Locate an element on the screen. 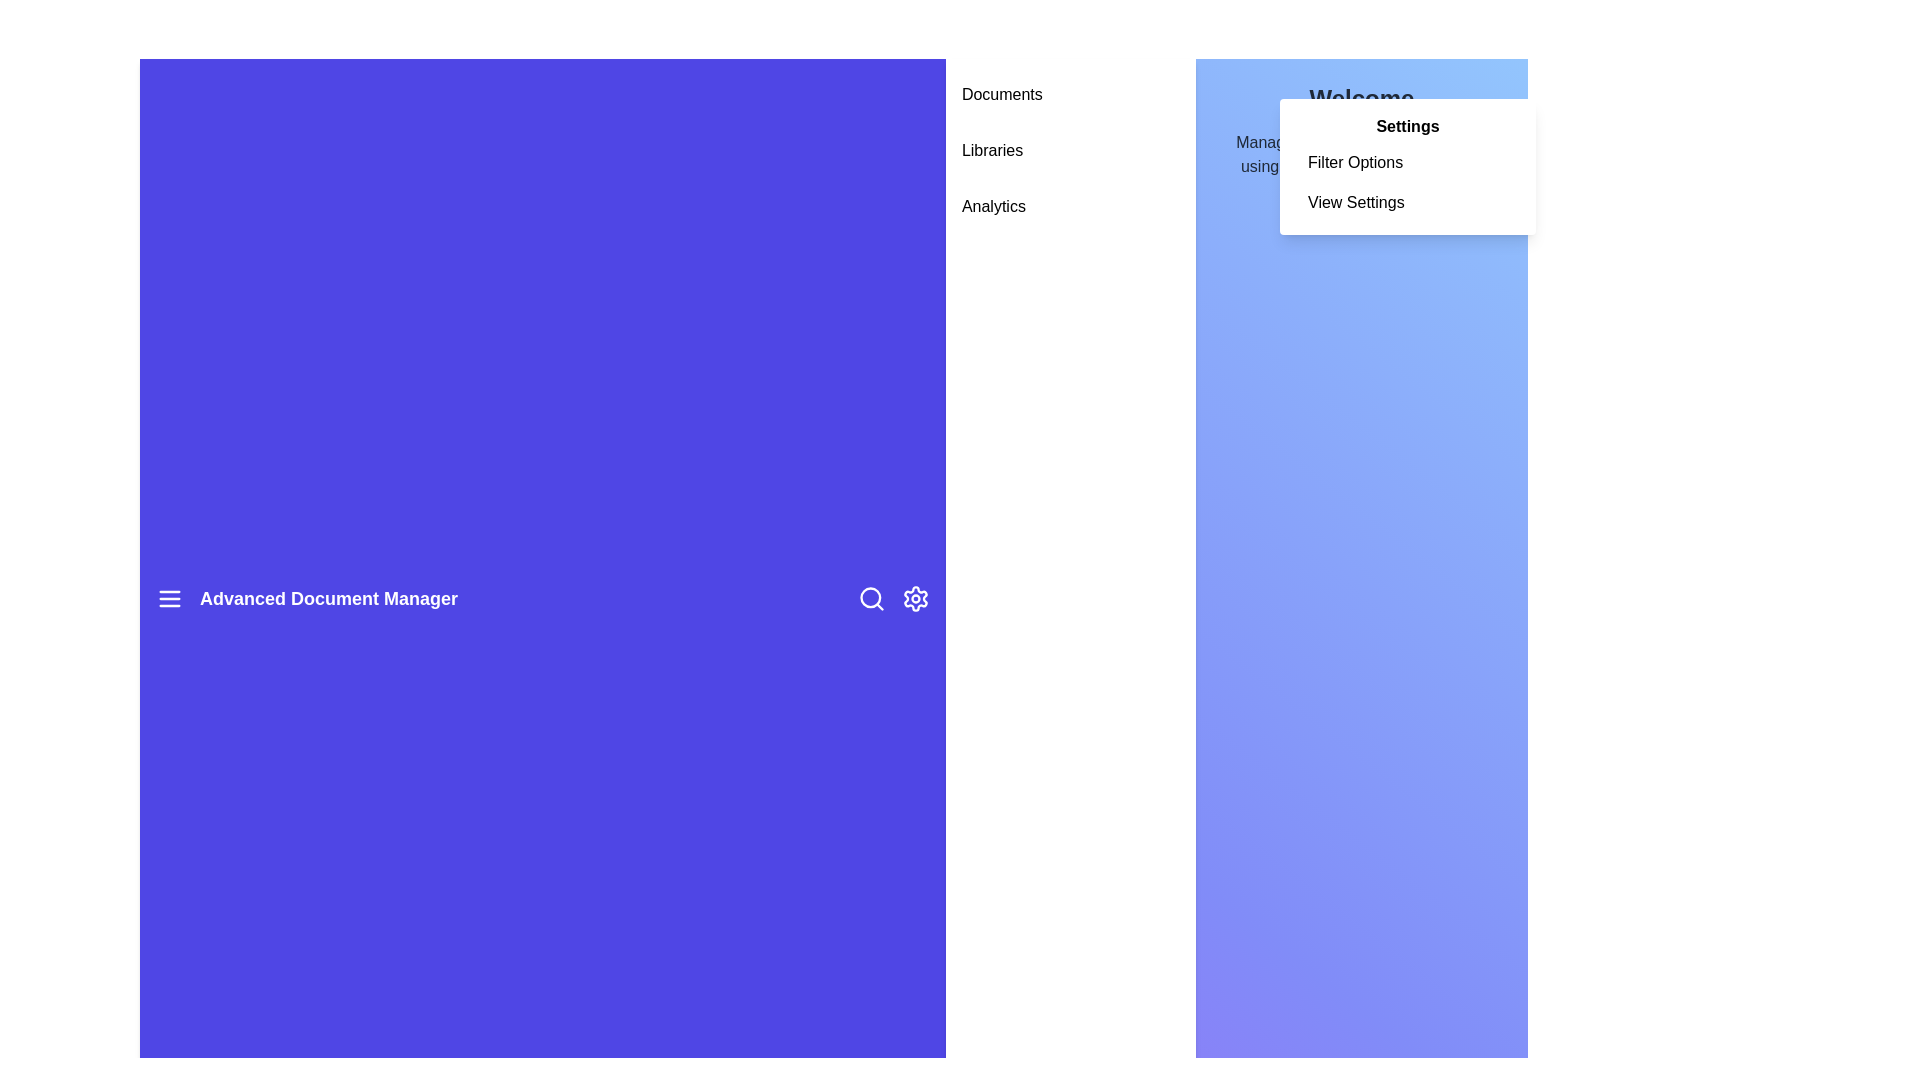 The width and height of the screenshot is (1920, 1080). the sidebar menu item Libraries is located at coordinates (1069, 149).